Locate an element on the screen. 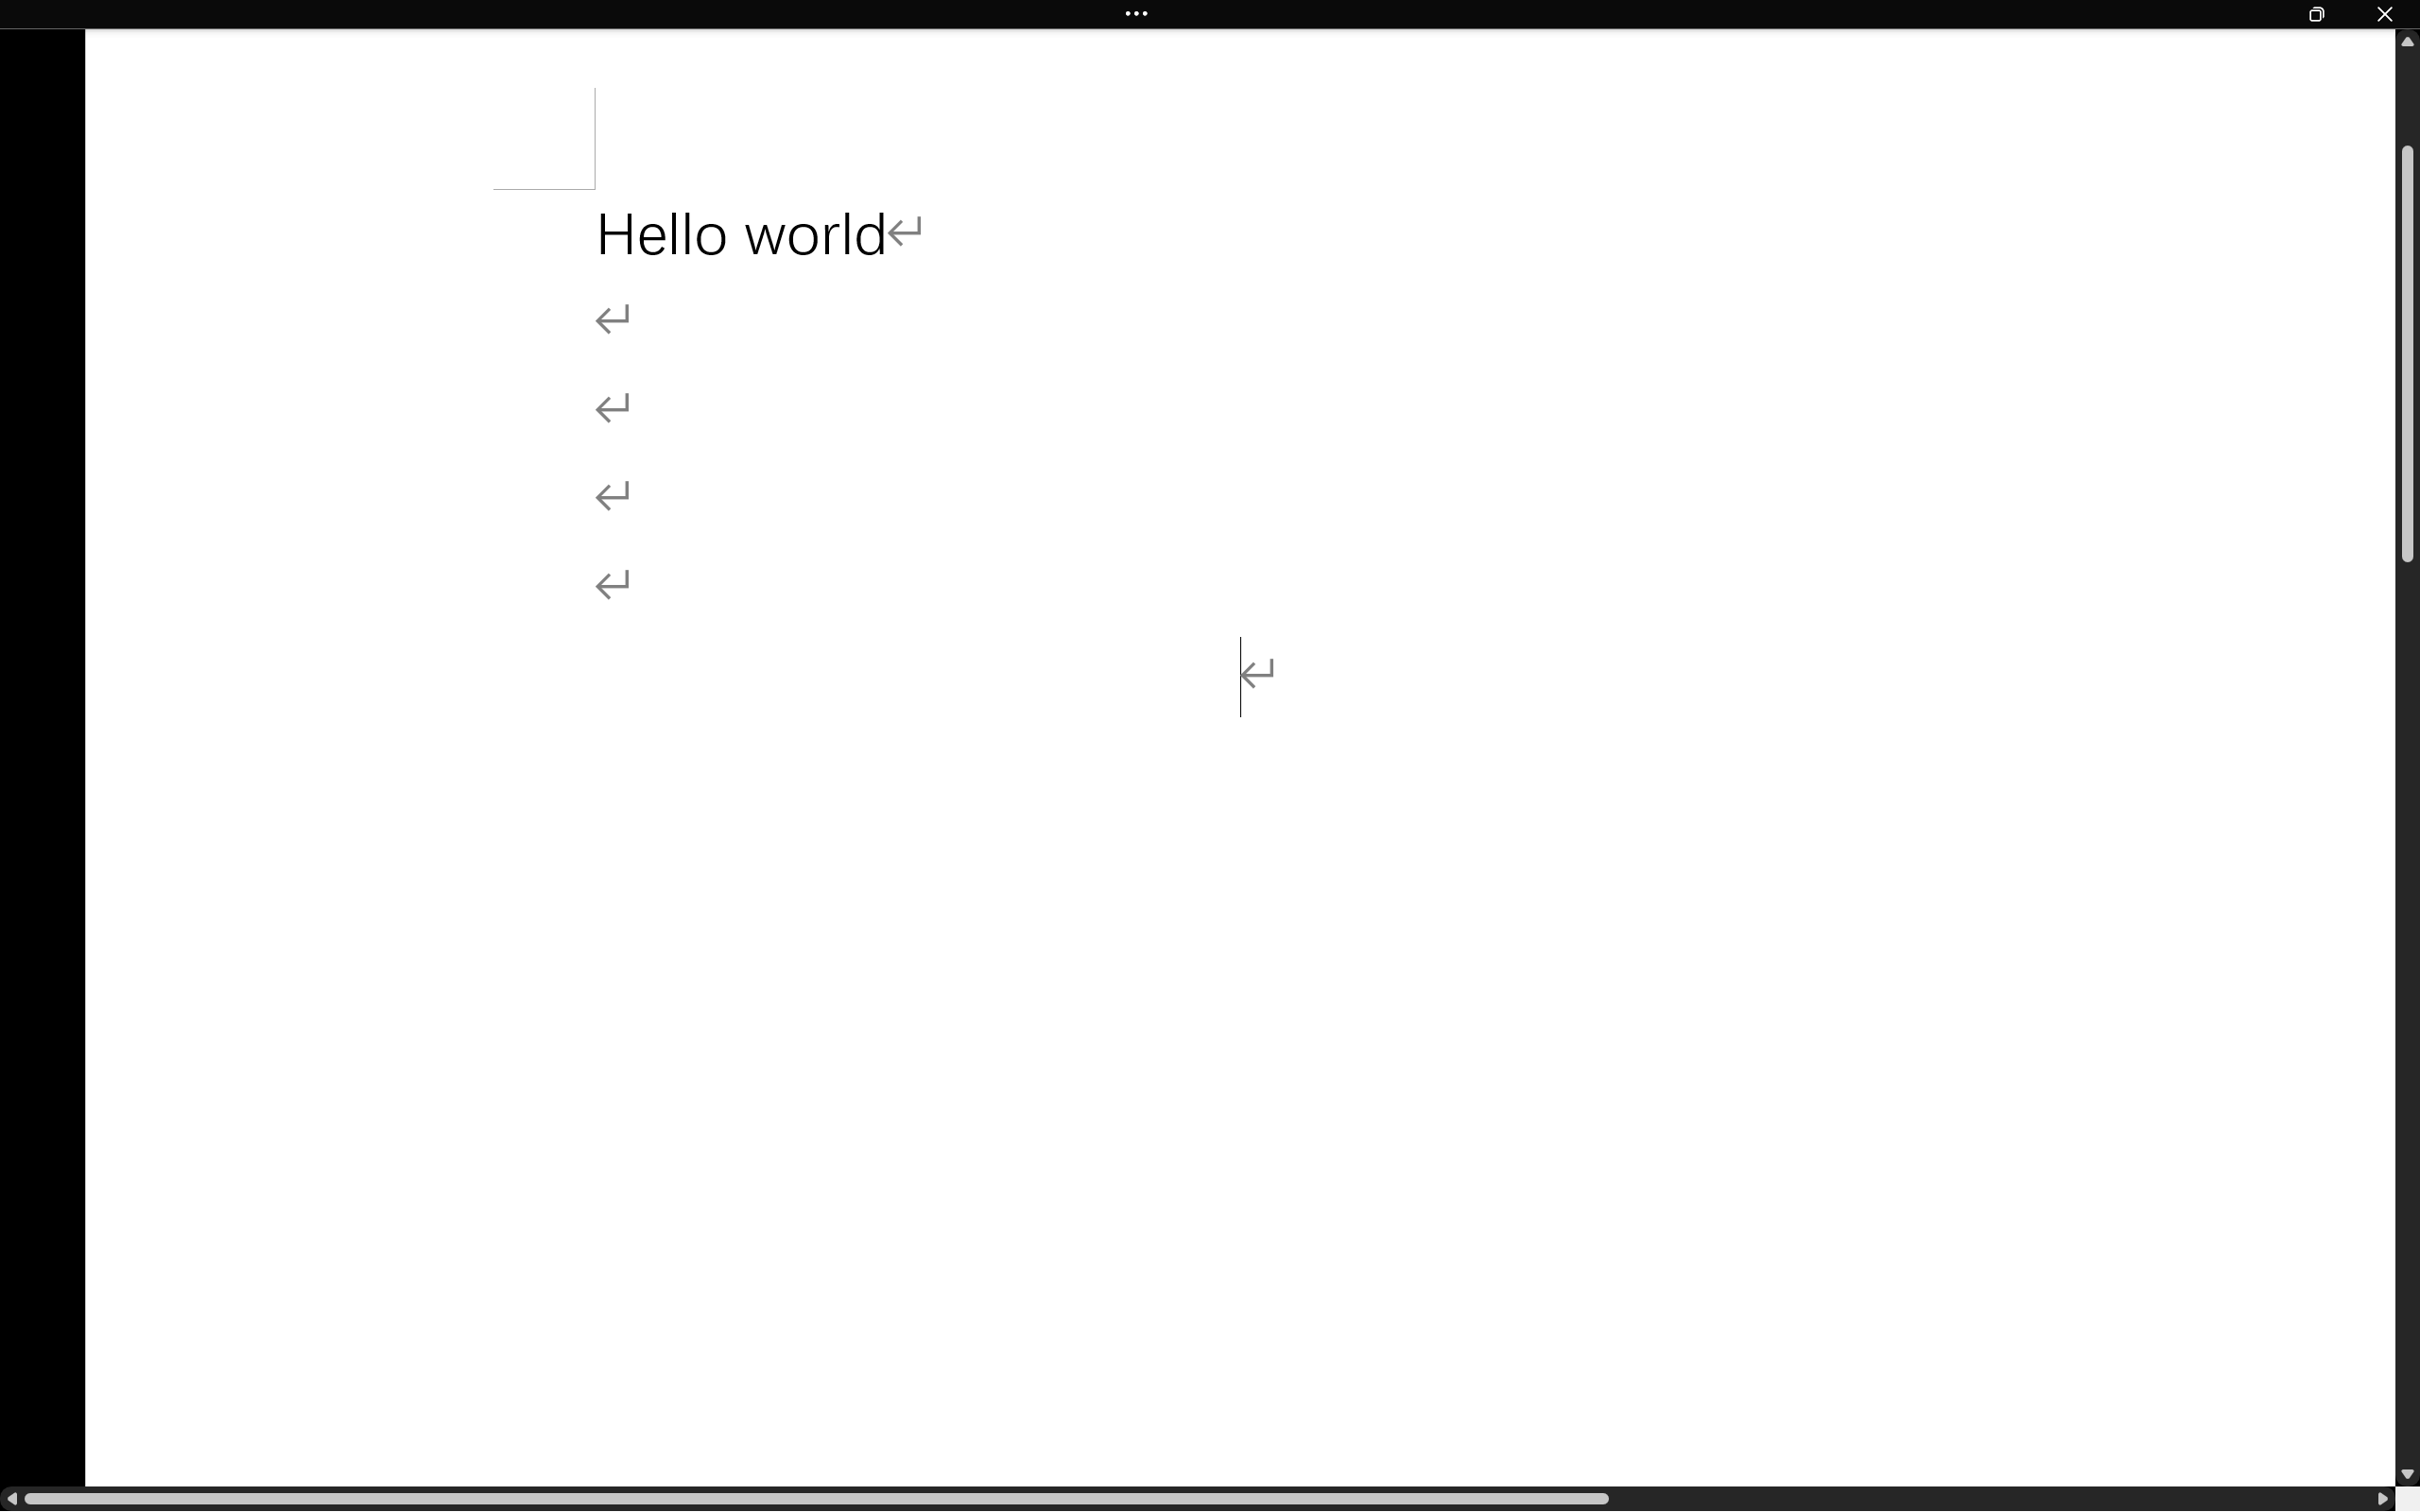 Image resolution: width=2420 pixels, height=1512 pixels. 'Restore Down' is located at coordinates (2318, 13).